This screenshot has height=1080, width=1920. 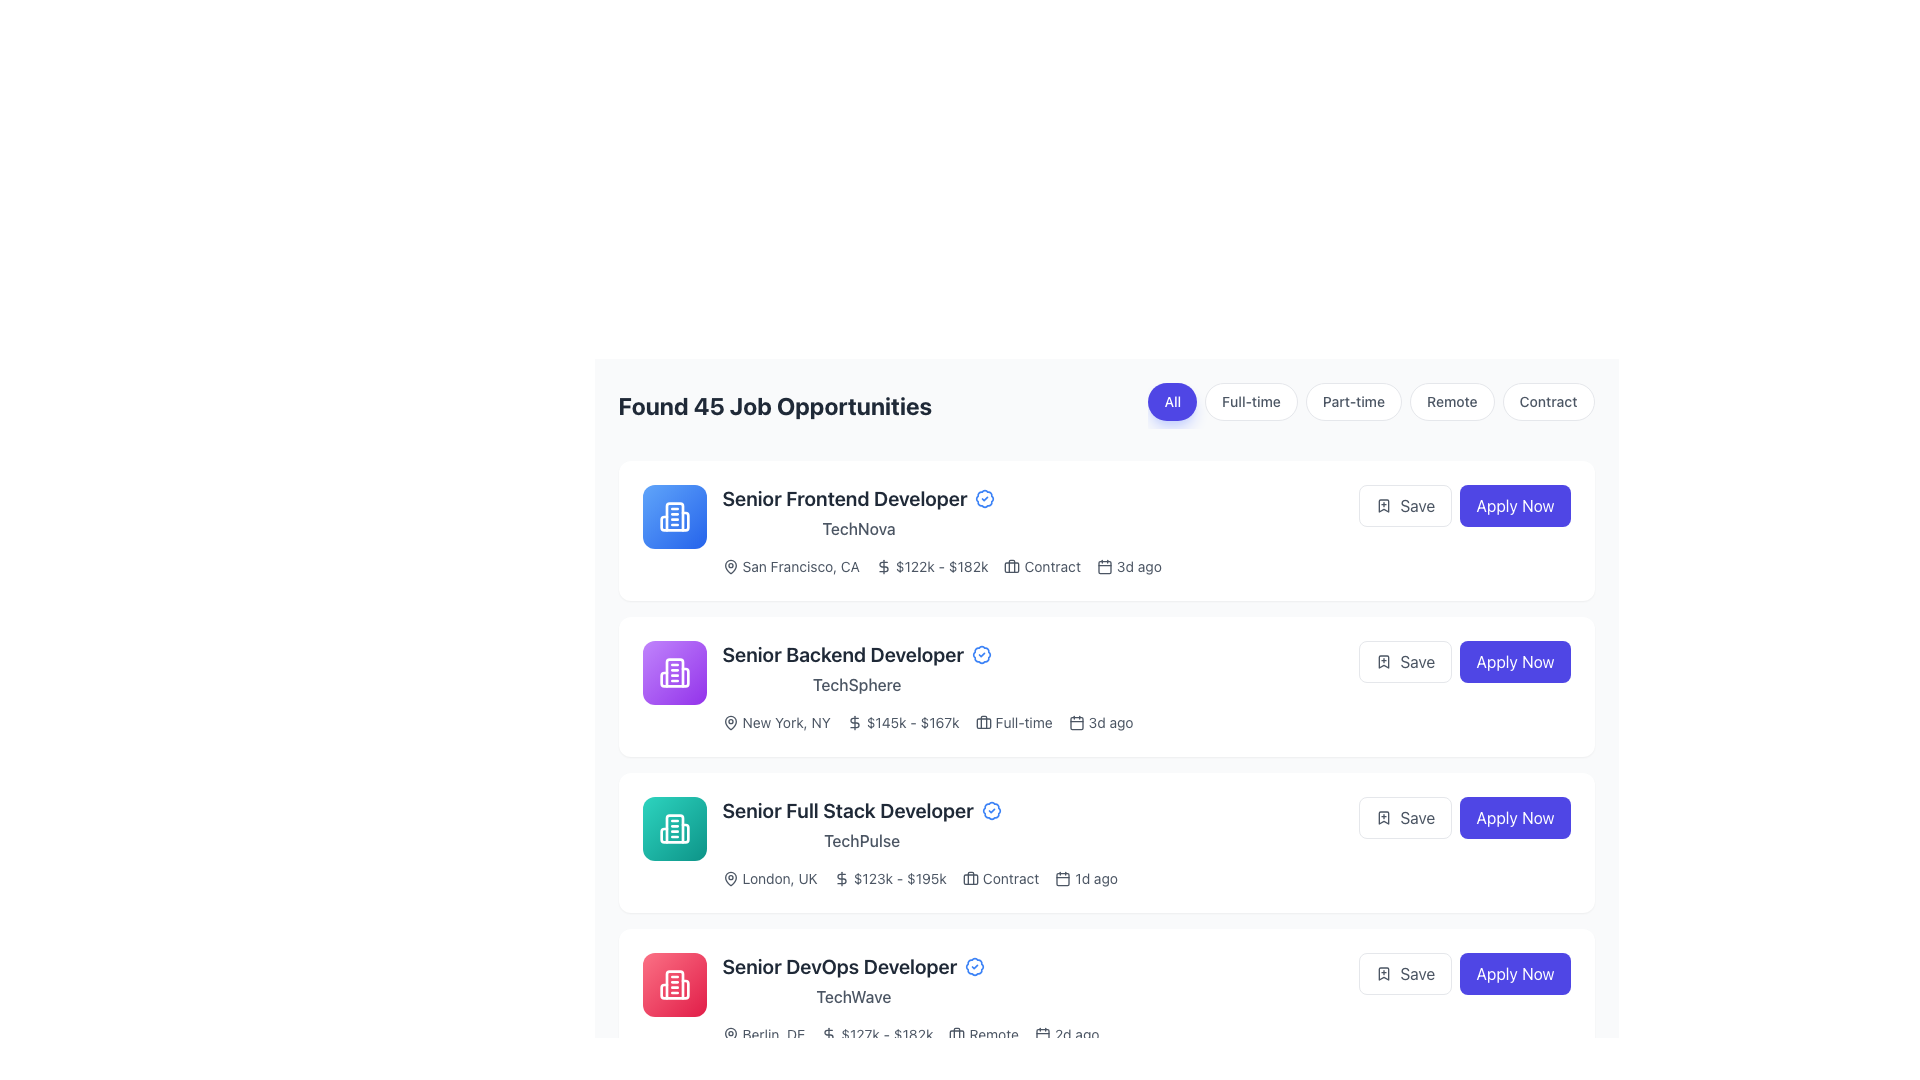 I want to click on the Information display section in the job card for 'Senior Frontend Developer' at 'TechNova', which provides key details about the job such as location, salary range, and contract type, so click(x=1146, y=567).